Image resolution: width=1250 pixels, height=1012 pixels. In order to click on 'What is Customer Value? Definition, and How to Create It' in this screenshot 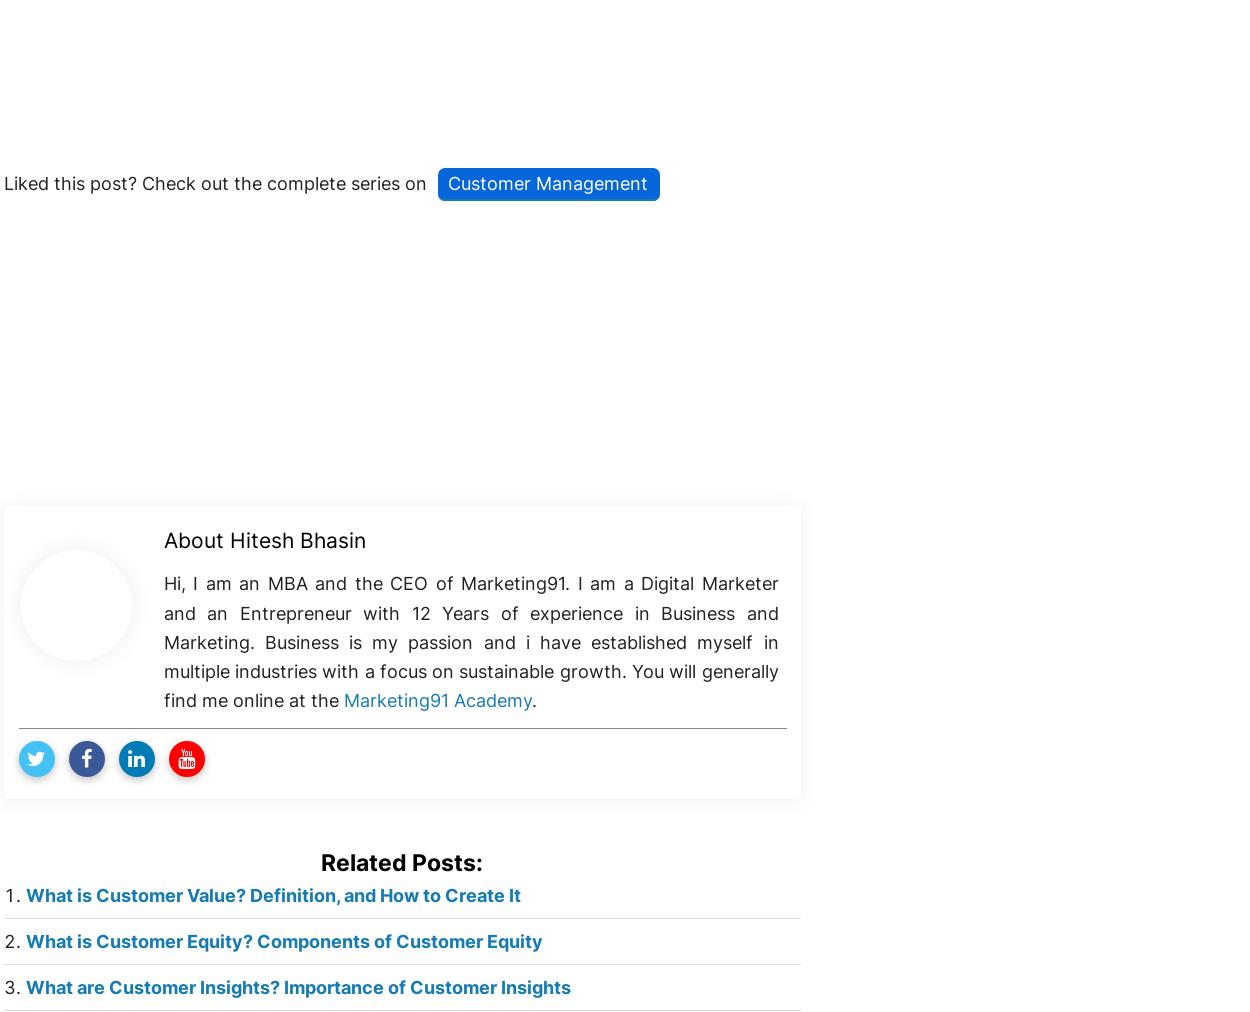, I will do `click(272, 894)`.